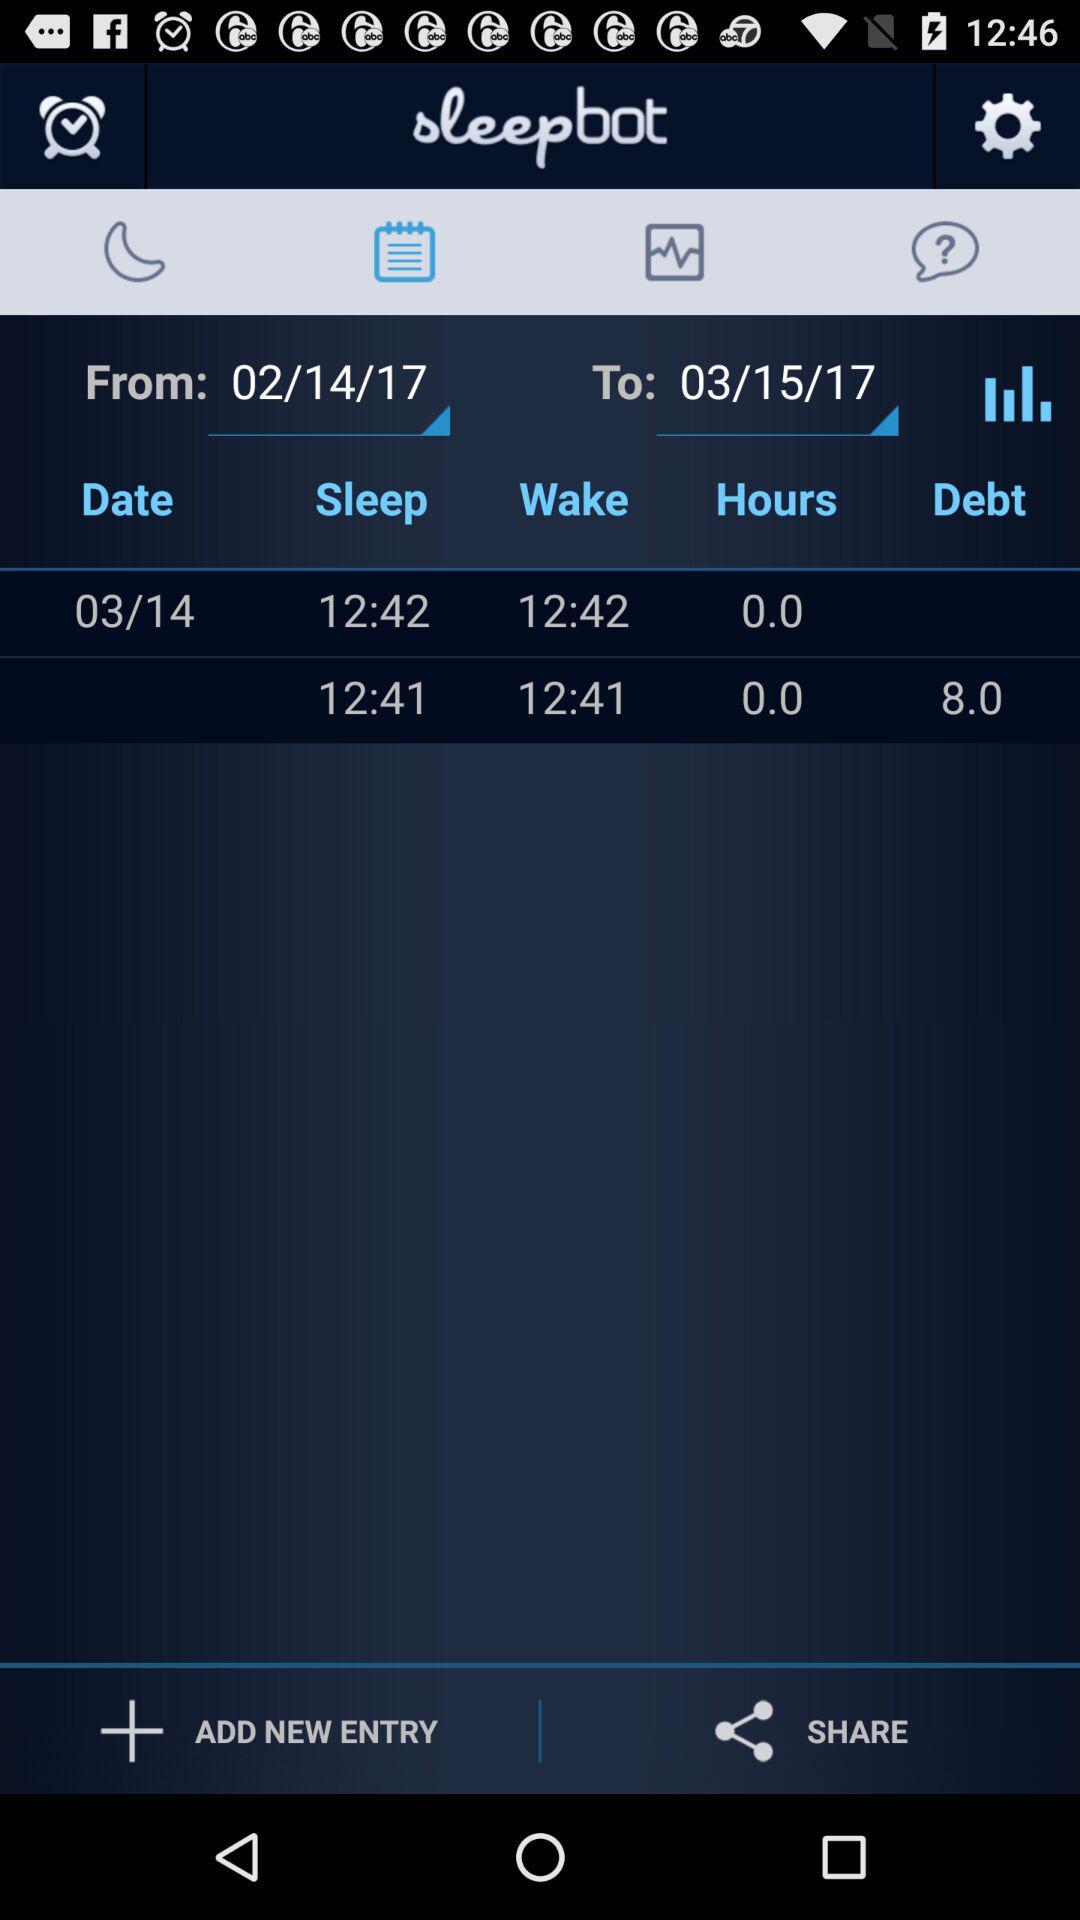 Image resolution: width=1080 pixels, height=1920 pixels. What do you see at coordinates (1018, 378) in the screenshot?
I see `the app above debt app` at bounding box center [1018, 378].